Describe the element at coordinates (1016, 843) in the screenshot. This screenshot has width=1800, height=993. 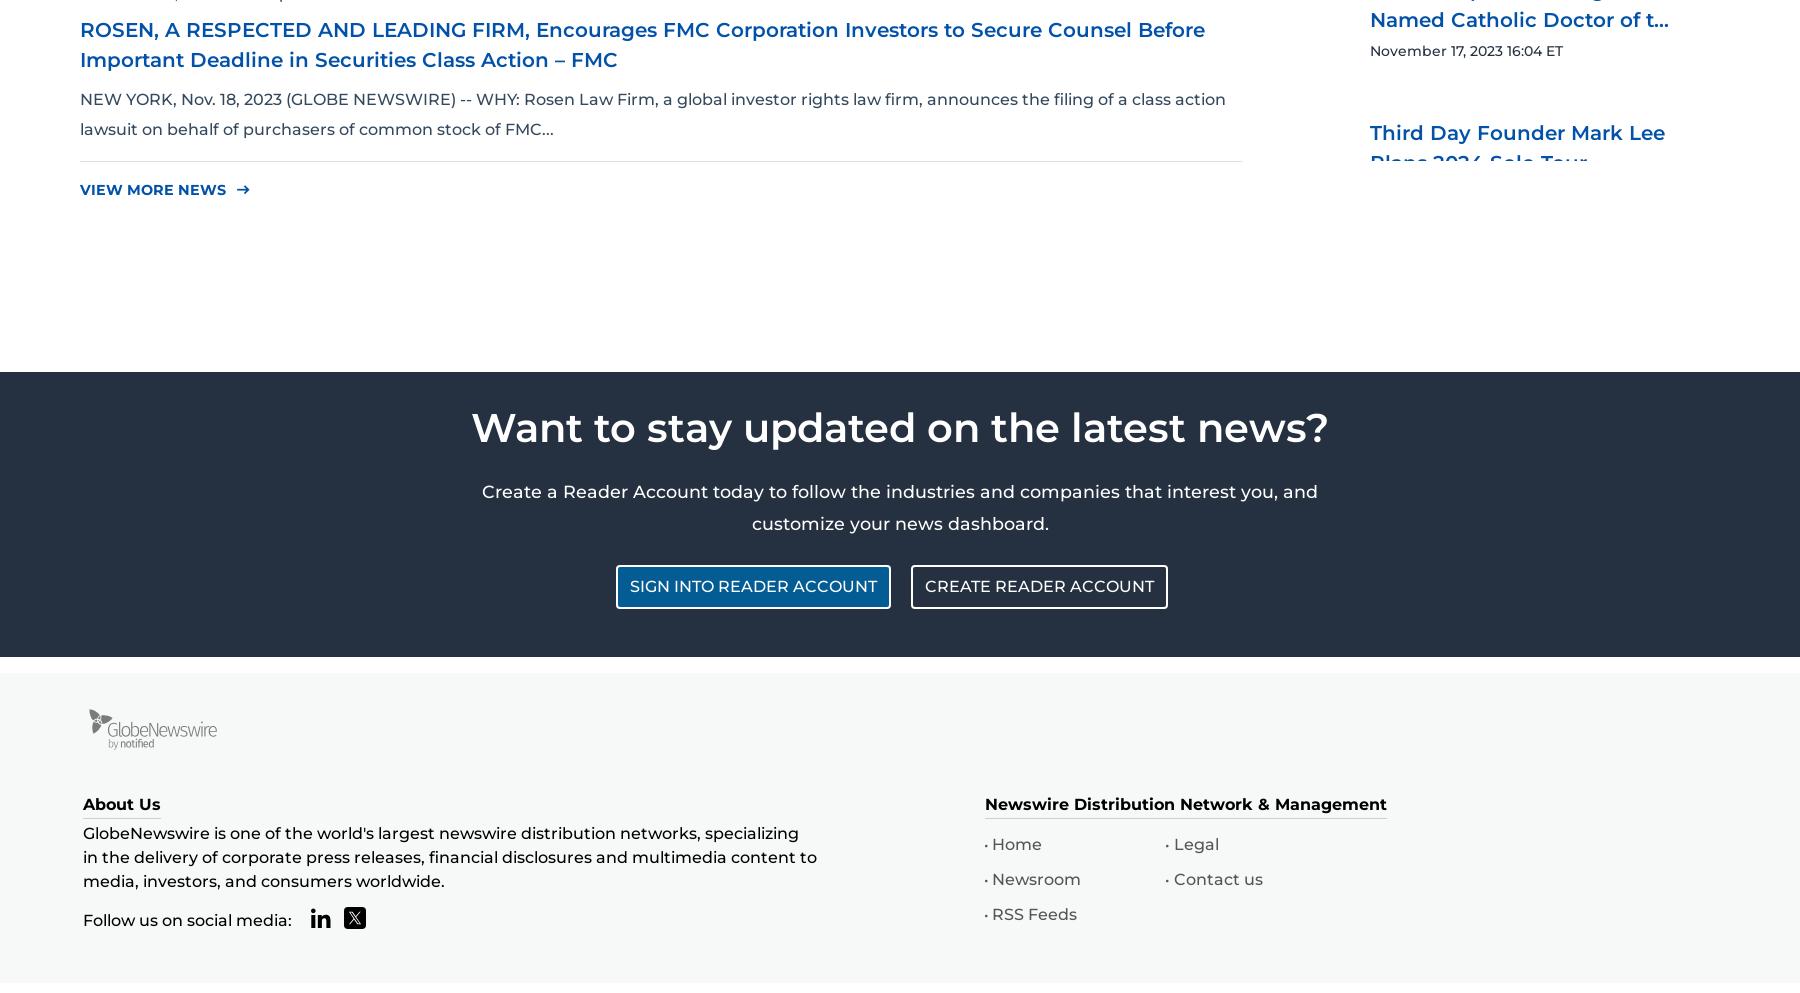
I see `'Home'` at that location.